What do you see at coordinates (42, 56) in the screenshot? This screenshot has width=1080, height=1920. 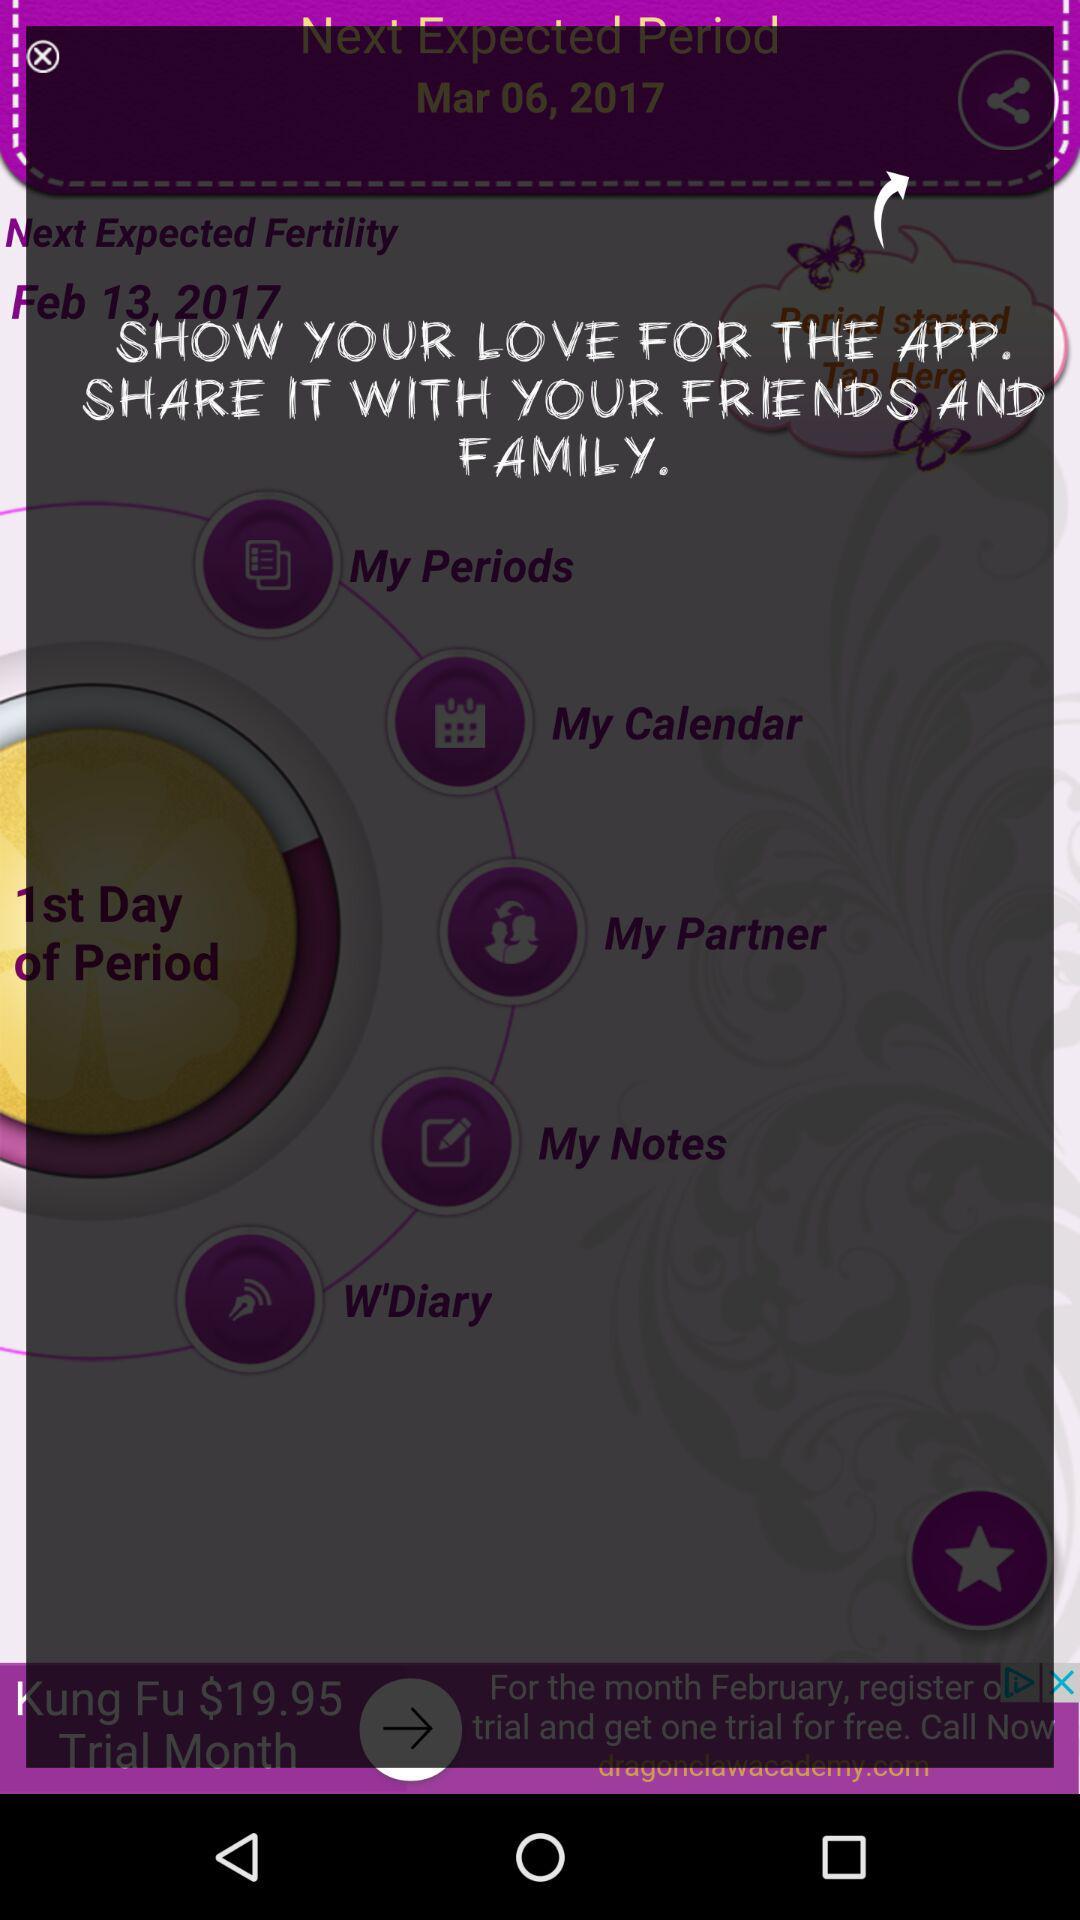 I see `the icon at the top left corner` at bounding box center [42, 56].